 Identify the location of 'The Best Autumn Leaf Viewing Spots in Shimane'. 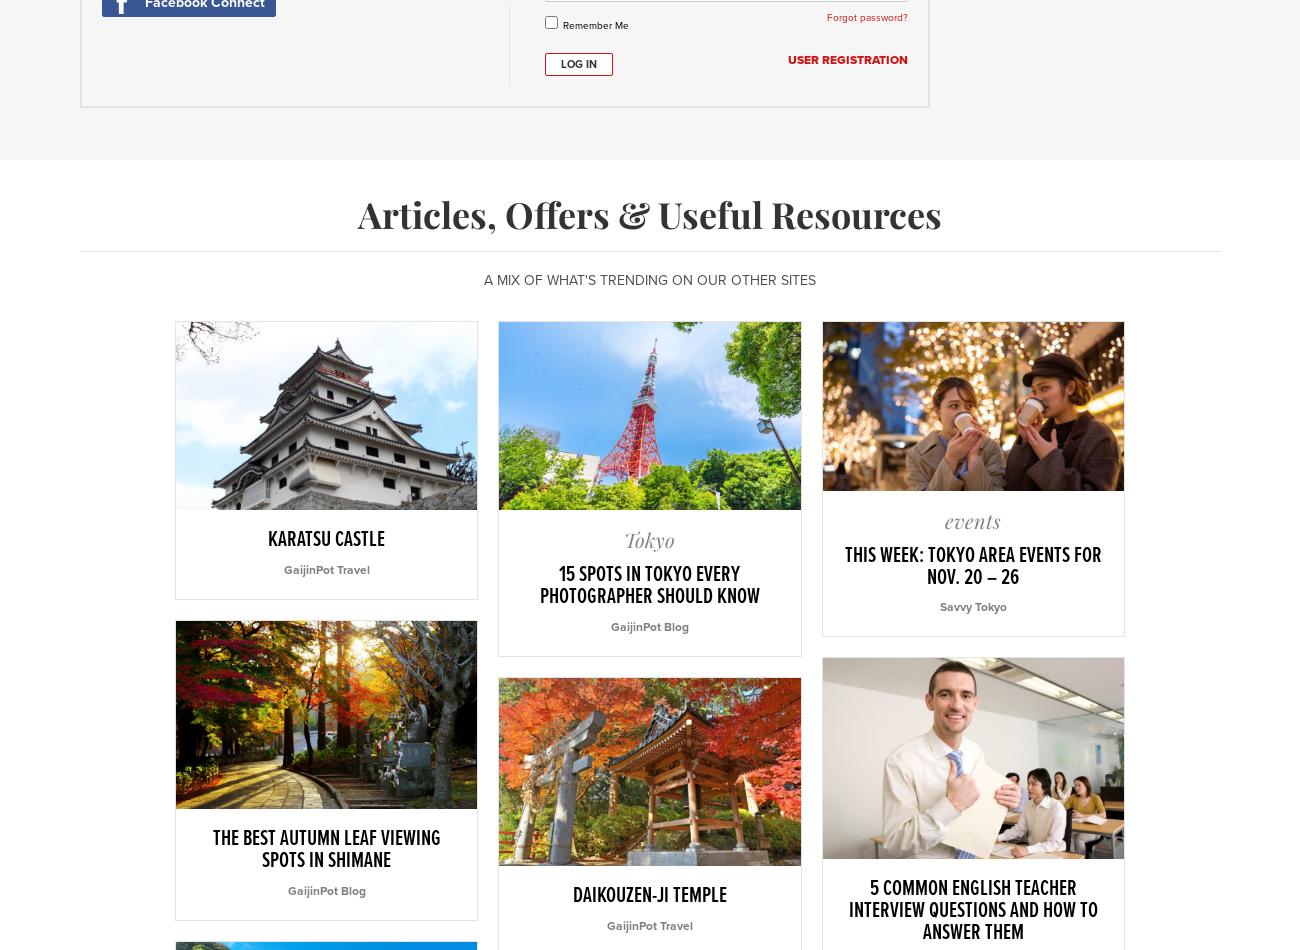
(325, 849).